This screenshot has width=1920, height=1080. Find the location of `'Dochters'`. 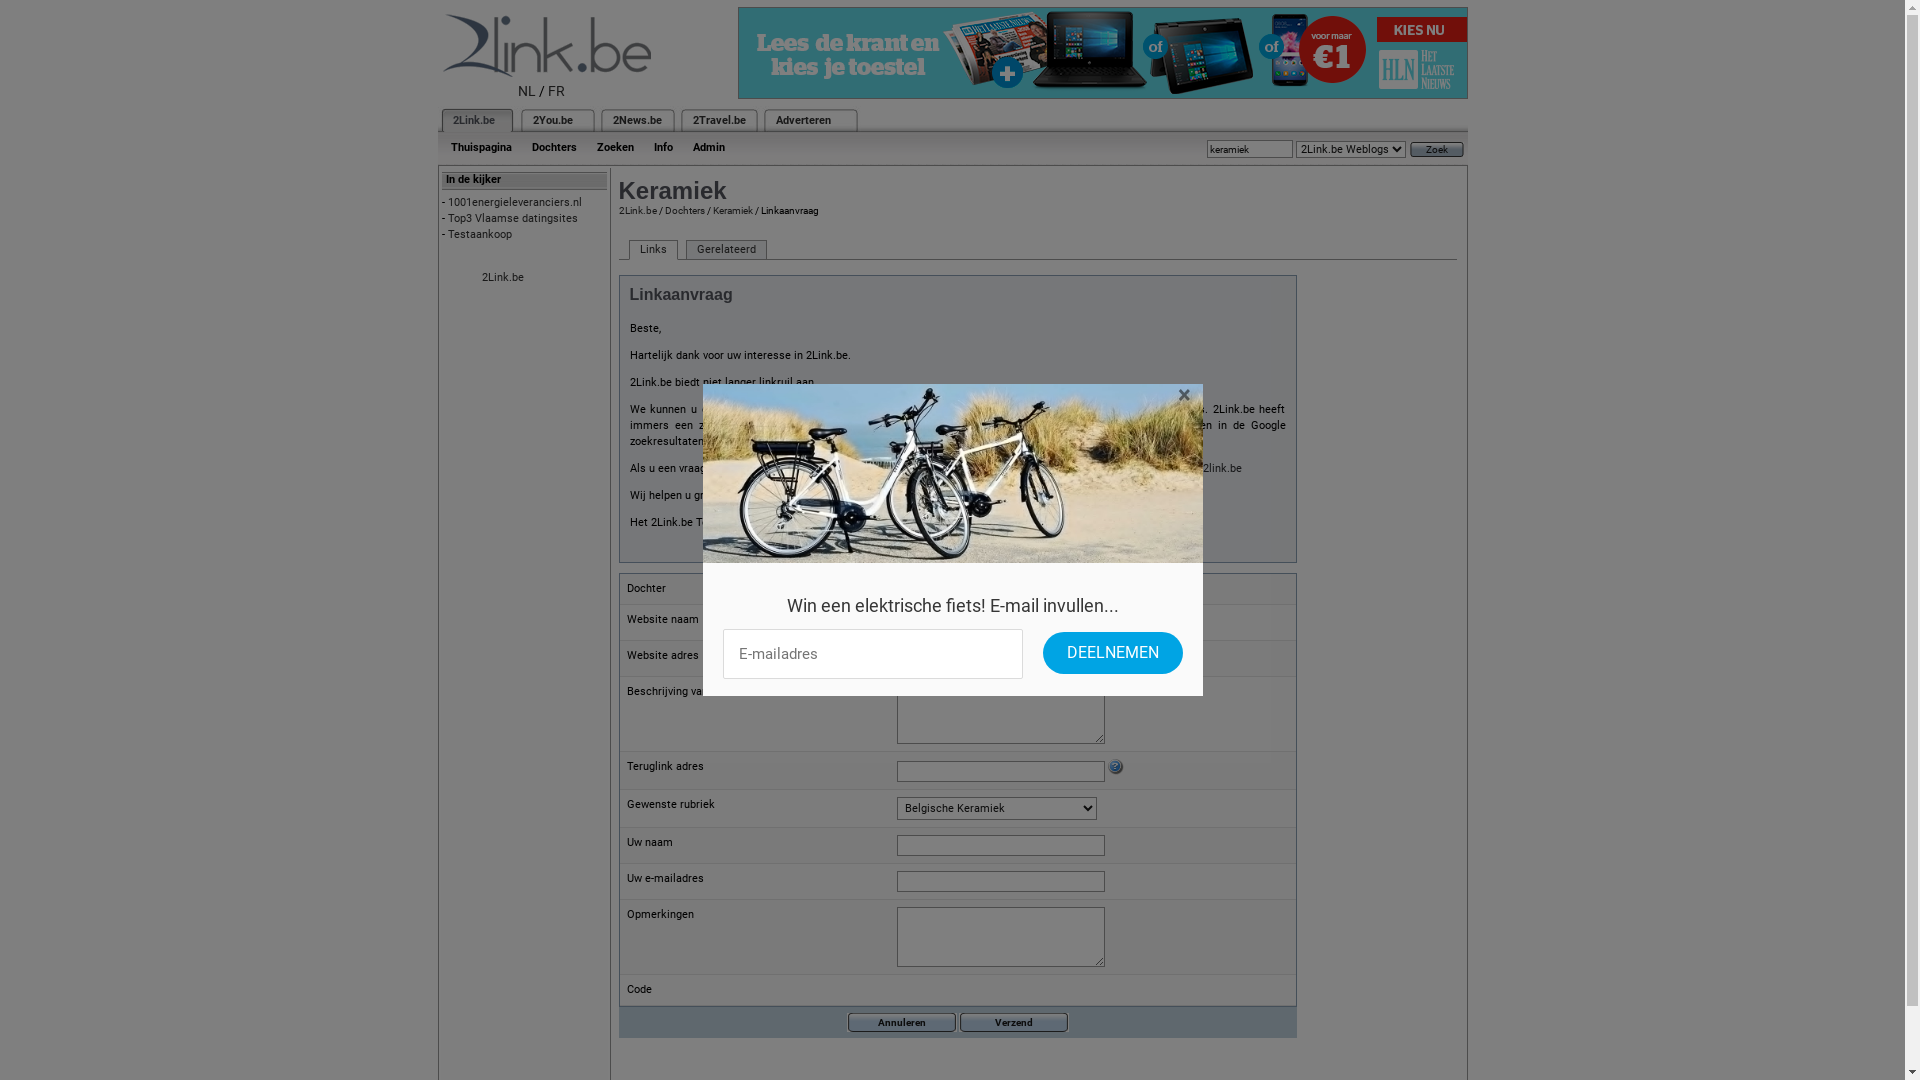

'Dochters' is located at coordinates (683, 210).